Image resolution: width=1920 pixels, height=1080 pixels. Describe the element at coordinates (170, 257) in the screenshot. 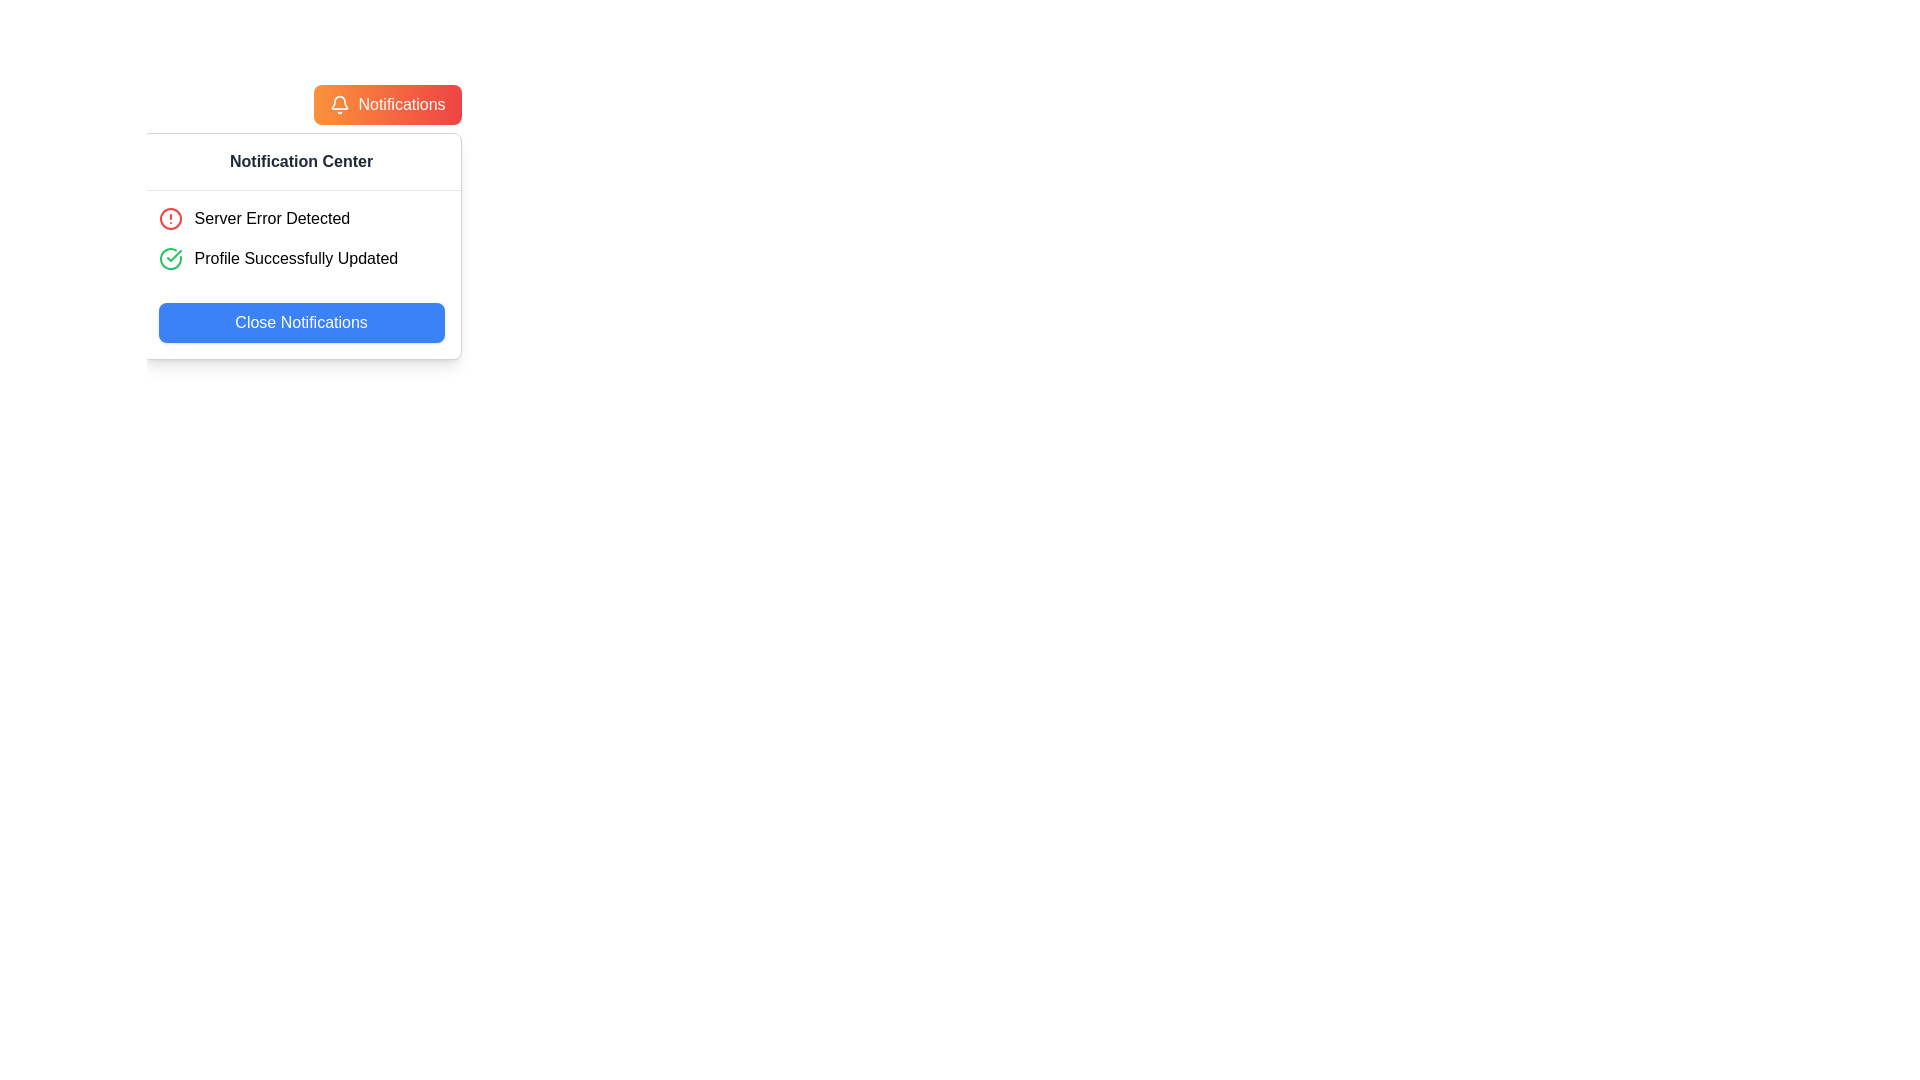

I see `the success icon indicating the message 'Profile Successfully Updated' located to the left of the text in the notification card` at that location.